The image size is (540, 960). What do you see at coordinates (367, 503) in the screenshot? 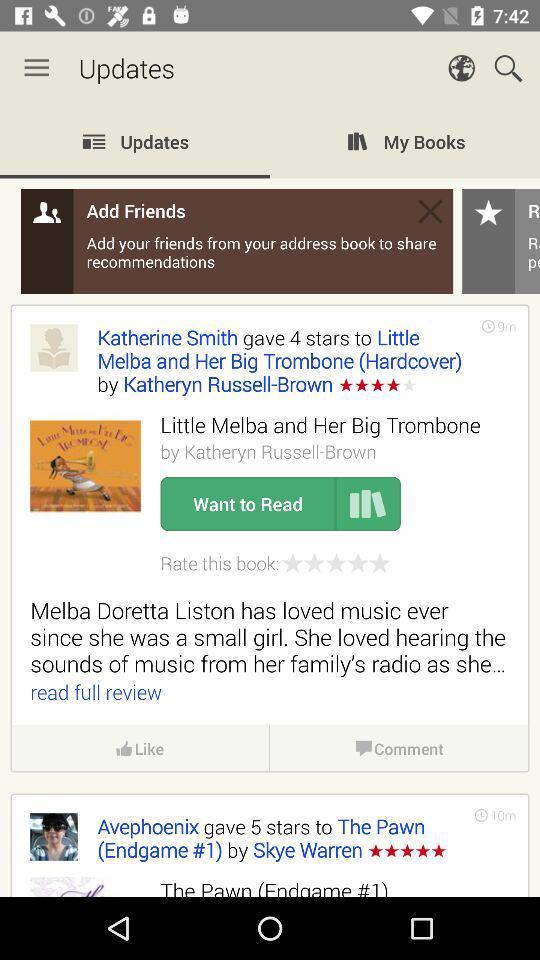
I see `item to the right of the want to read item` at bounding box center [367, 503].